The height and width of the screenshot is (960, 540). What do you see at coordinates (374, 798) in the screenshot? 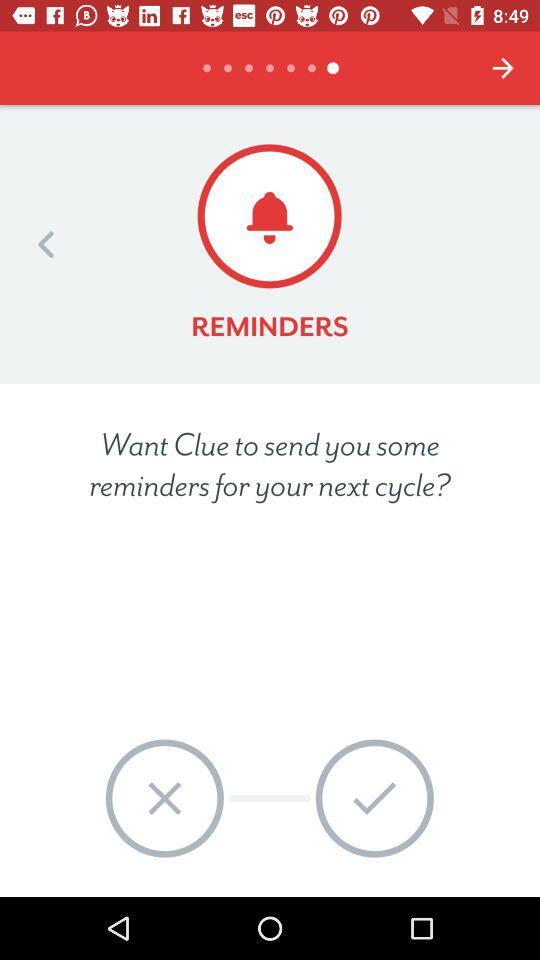
I see `the ok item` at bounding box center [374, 798].